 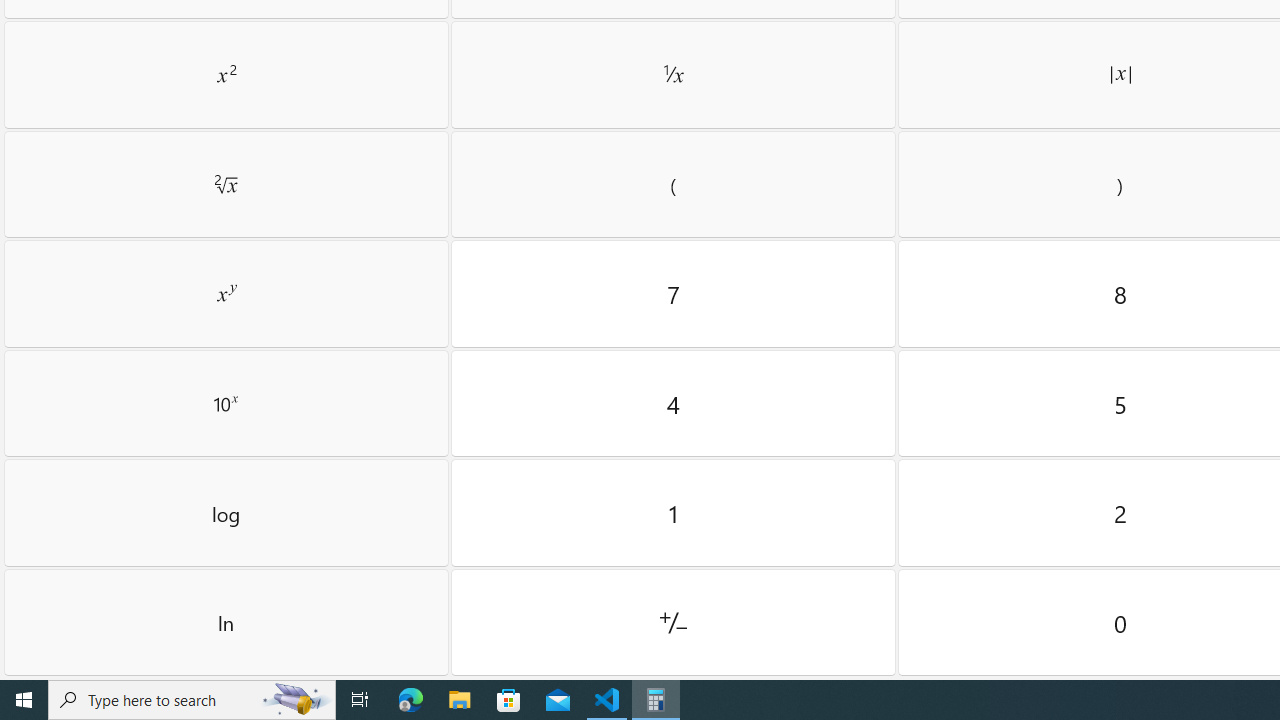 I want to click on 'Microsoft Edge', so click(x=410, y=698).